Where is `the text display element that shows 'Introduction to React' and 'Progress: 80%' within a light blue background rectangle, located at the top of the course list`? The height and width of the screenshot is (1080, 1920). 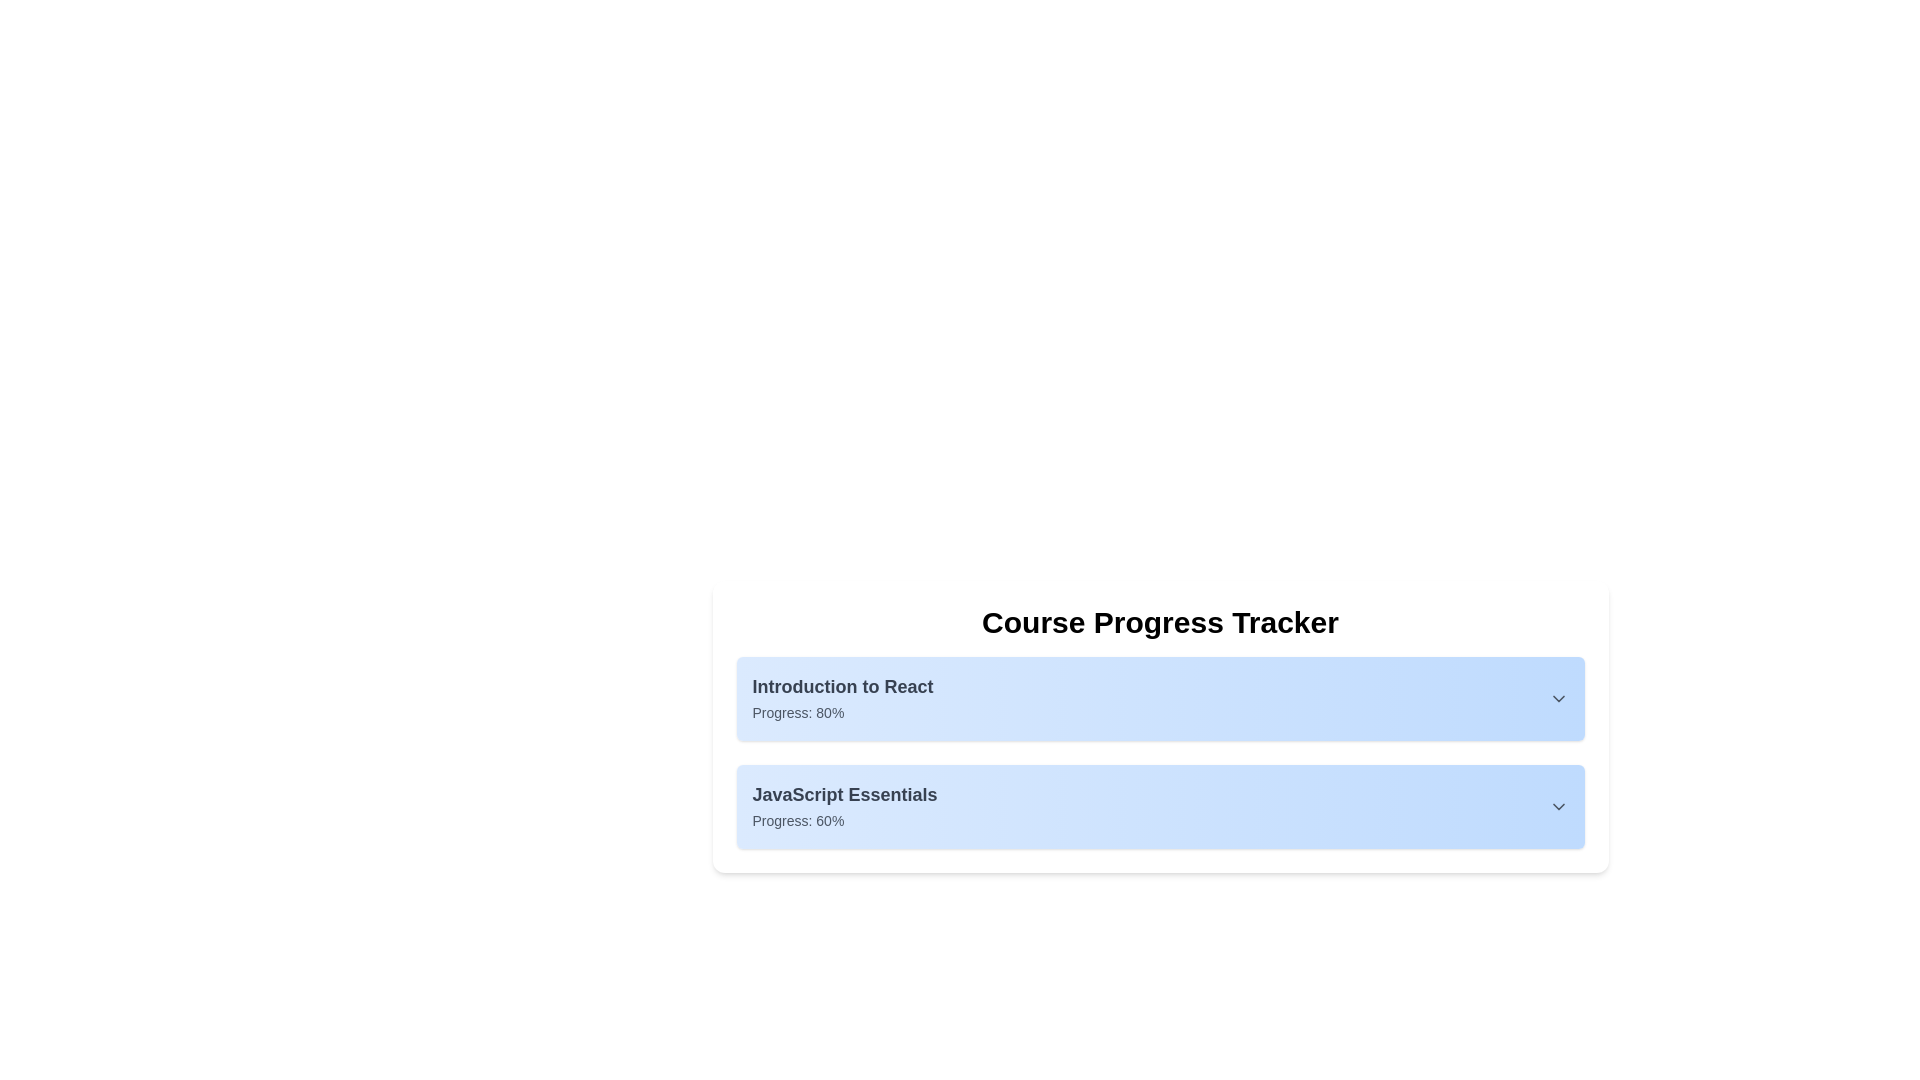
the text display element that shows 'Introduction to React' and 'Progress: 80%' within a light blue background rectangle, located at the top of the course list is located at coordinates (843, 697).